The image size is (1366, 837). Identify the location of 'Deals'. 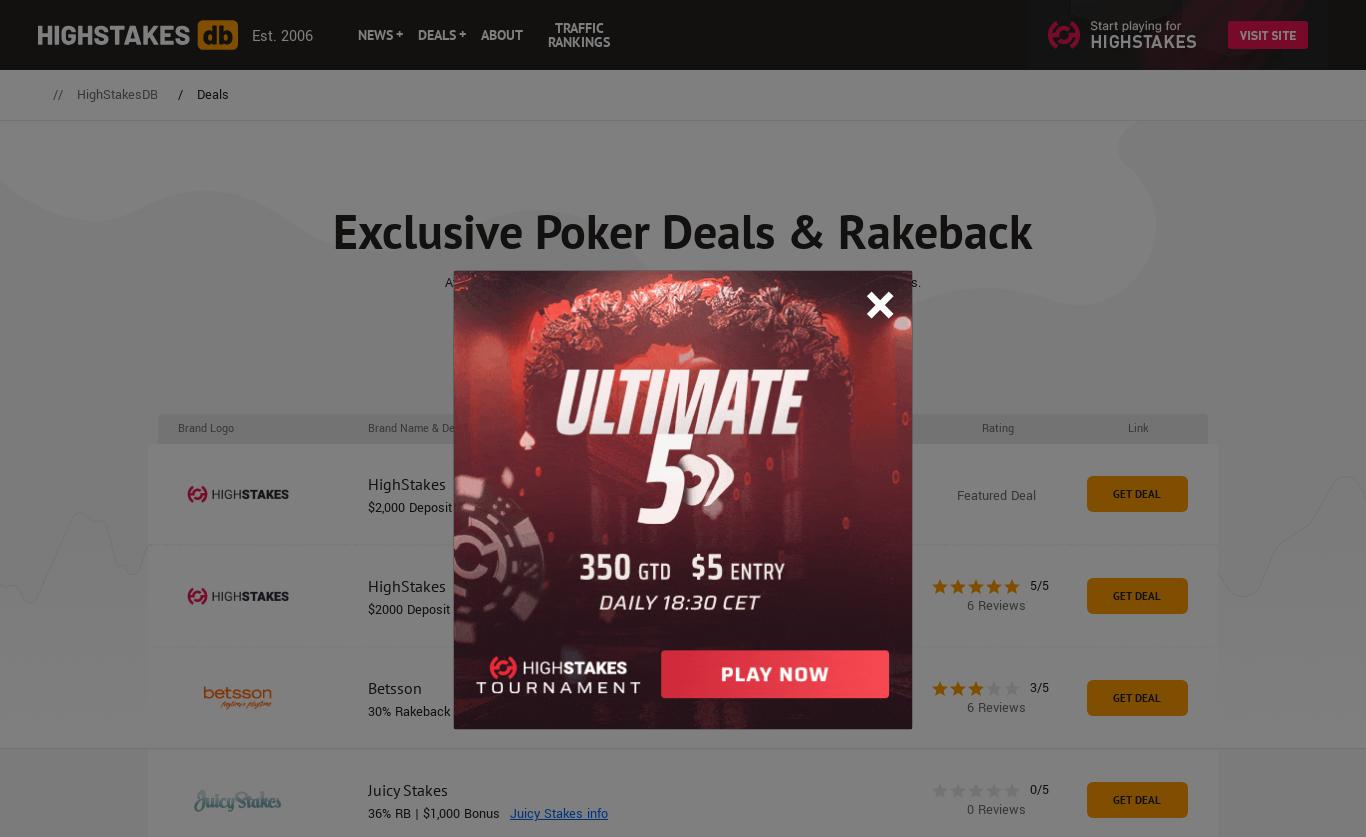
(211, 94).